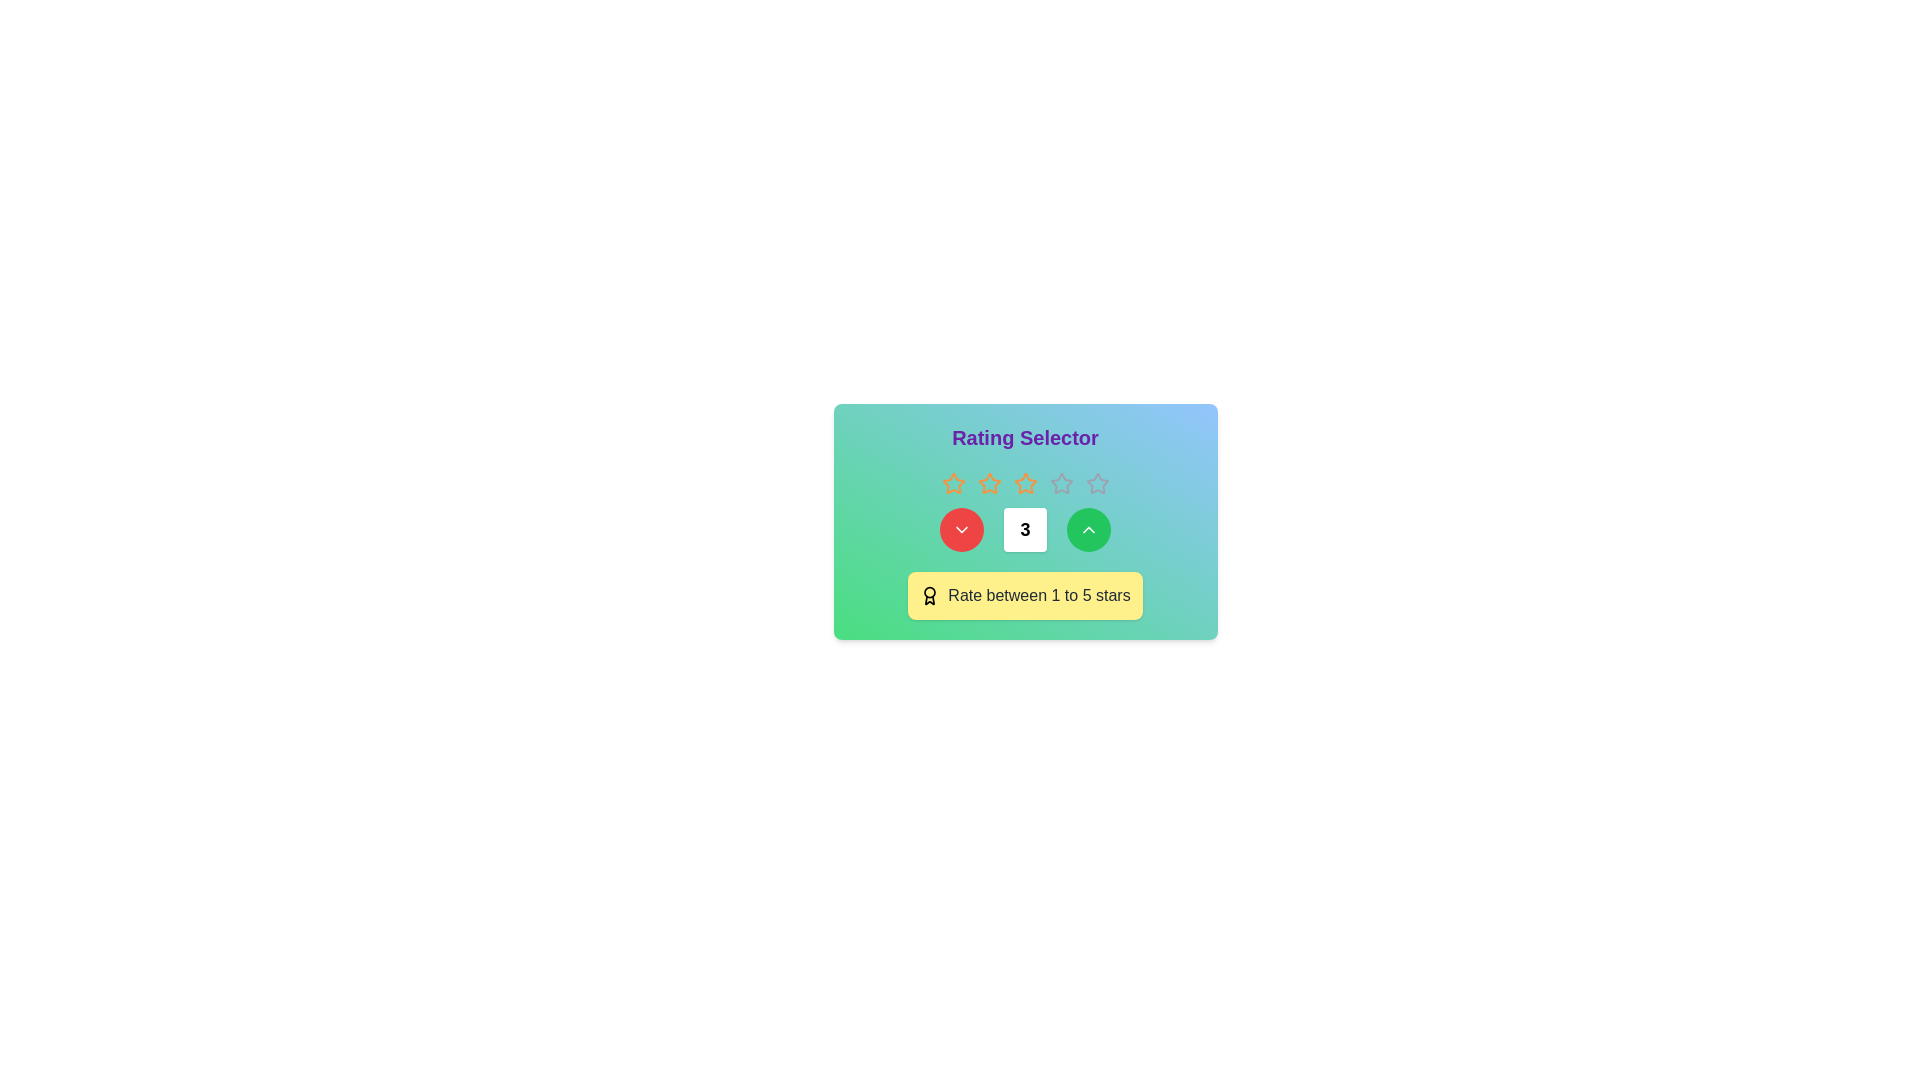 Image resolution: width=1920 pixels, height=1080 pixels. What do you see at coordinates (952, 483) in the screenshot?
I see `the first star icon, which is an orange star with a hollow center and bold outline` at bounding box center [952, 483].